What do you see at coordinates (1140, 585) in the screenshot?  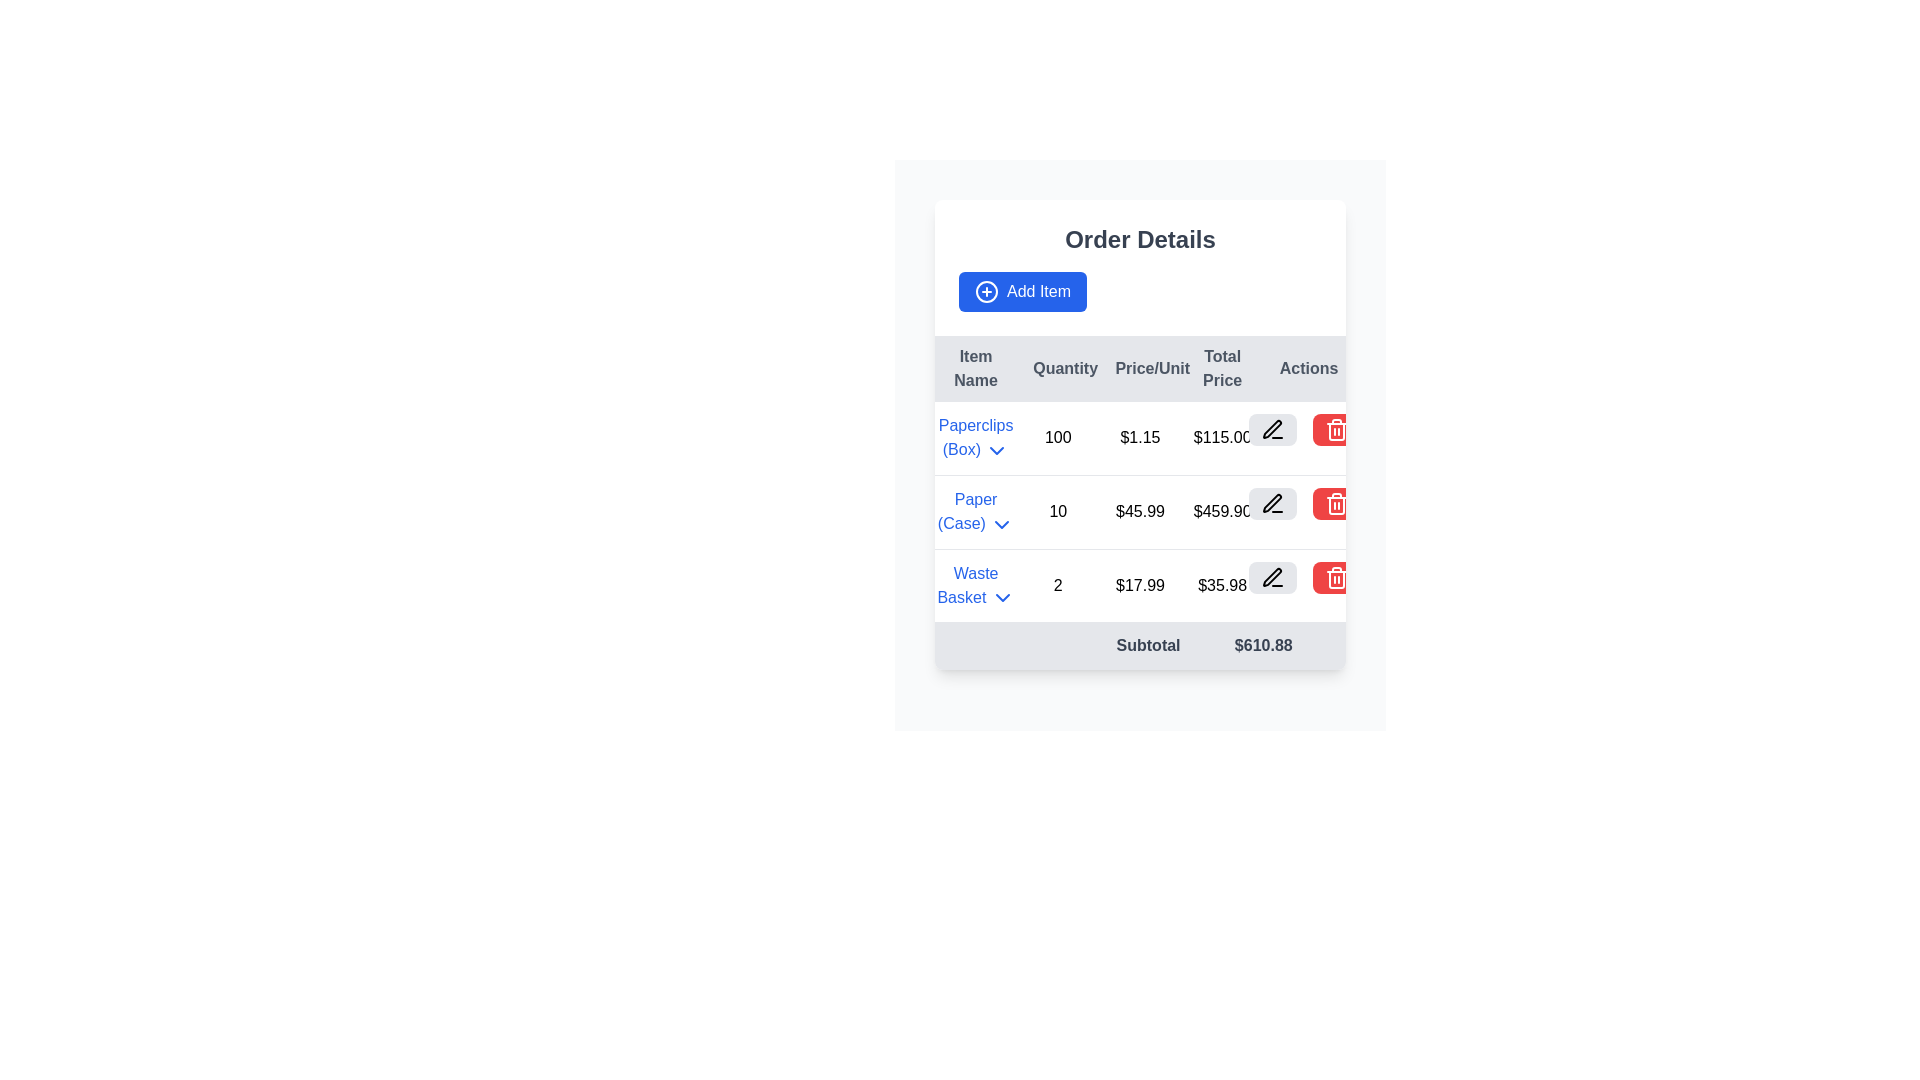 I see `the Text Label element displaying the price '$17.99' in the 'Price/Unit' column of the third row for the item 'Waste Basket'` at bounding box center [1140, 585].